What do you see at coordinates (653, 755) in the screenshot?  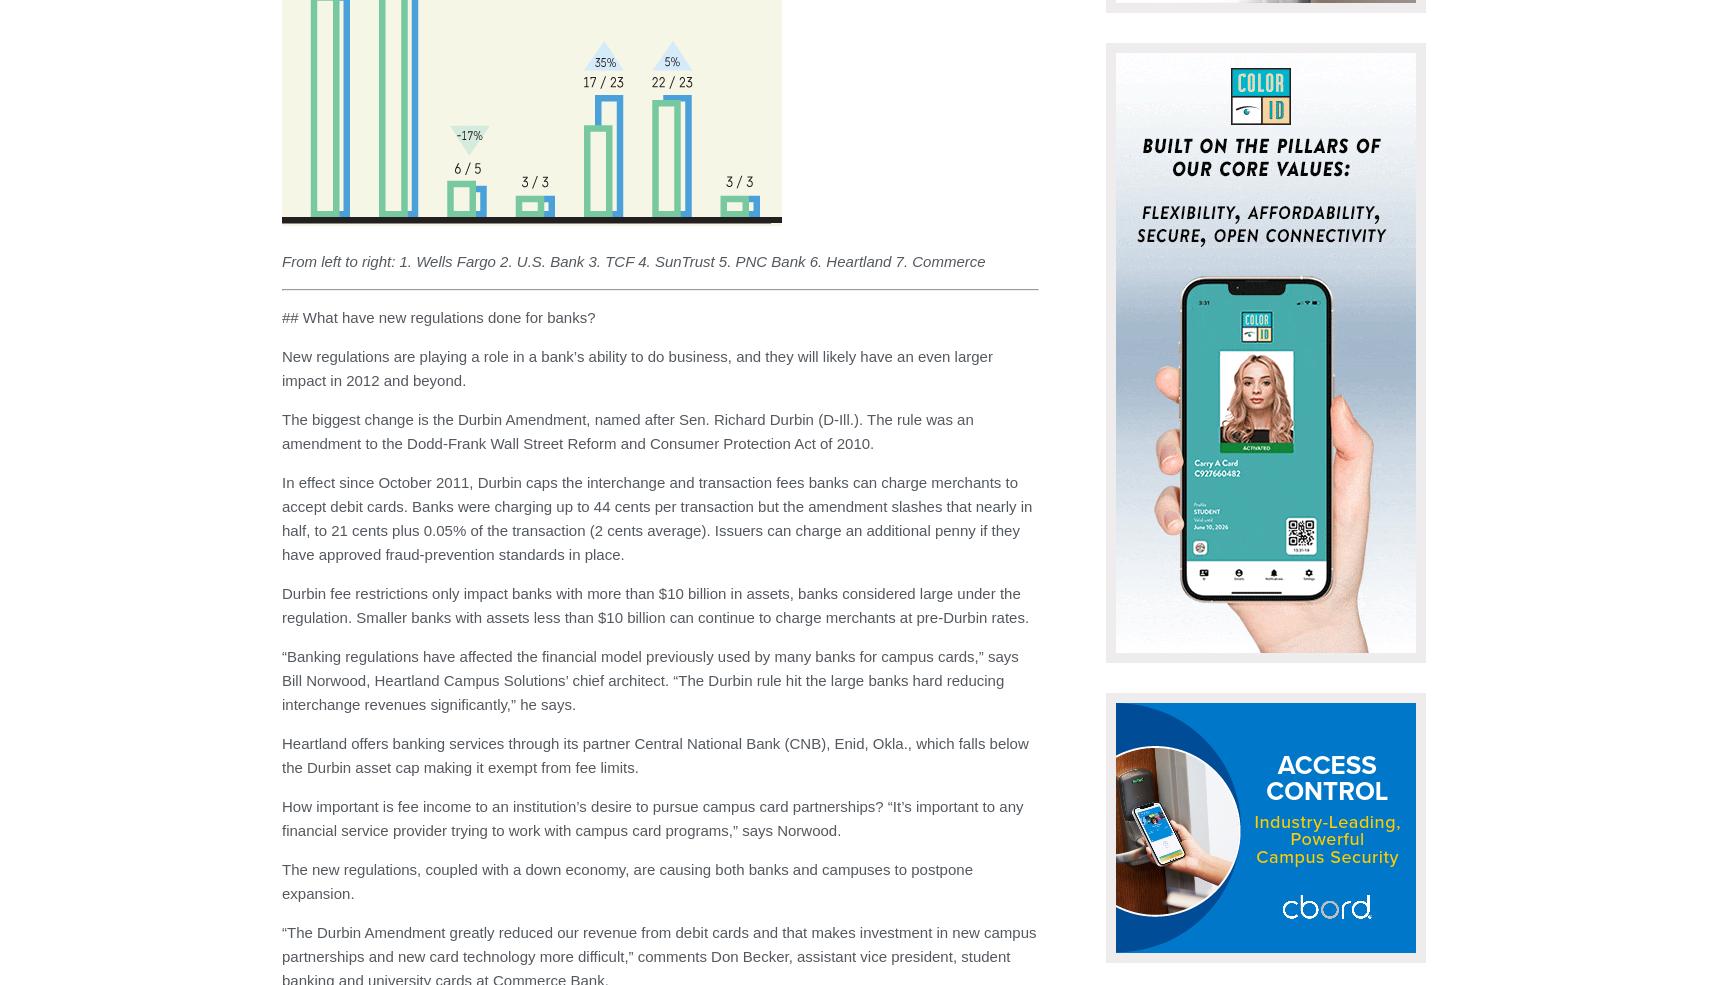 I see `'Heartland offers banking services through its partner Central National Bank (CNB), Enid, Okla., which falls below the Durbin asset cap making it exempt from fee limits.'` at bounding box center [653, 755].